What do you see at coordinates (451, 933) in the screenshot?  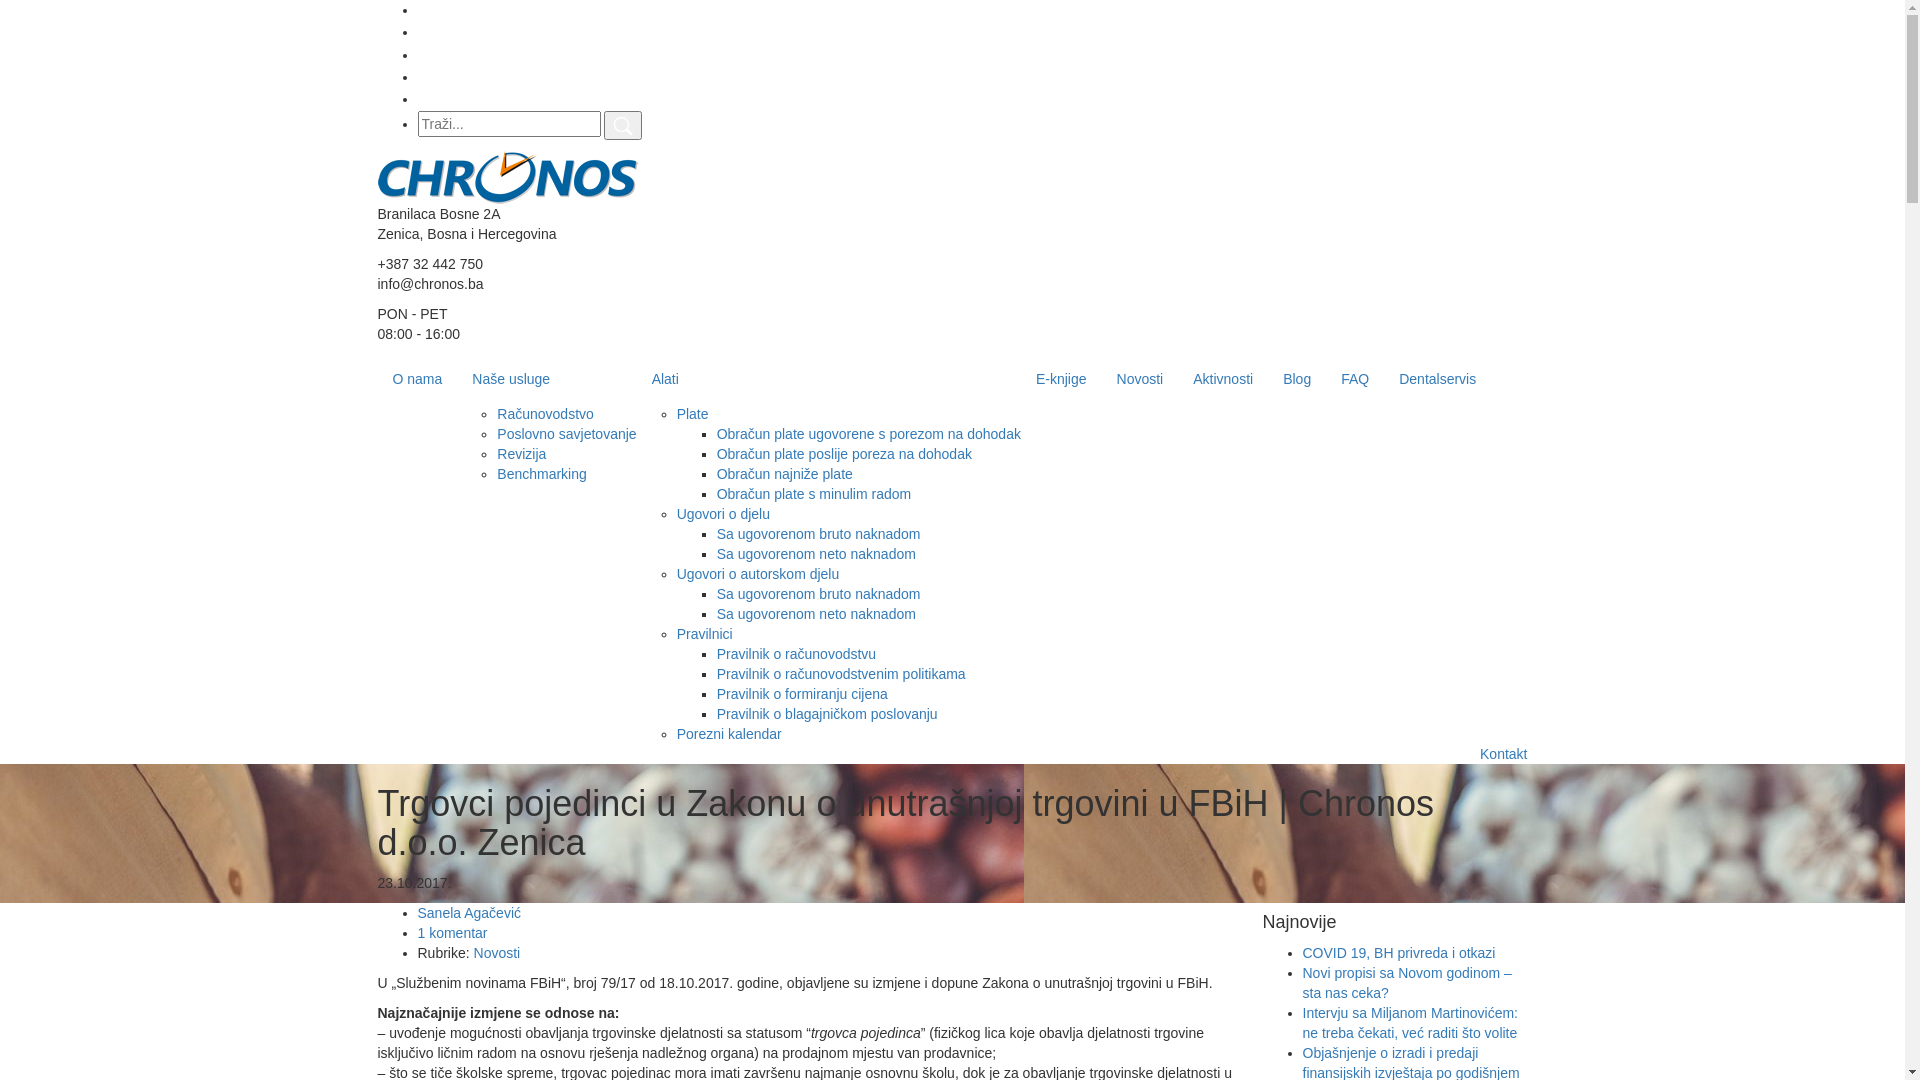 I see `'1 komentar'` at bounding box center [451, 933].